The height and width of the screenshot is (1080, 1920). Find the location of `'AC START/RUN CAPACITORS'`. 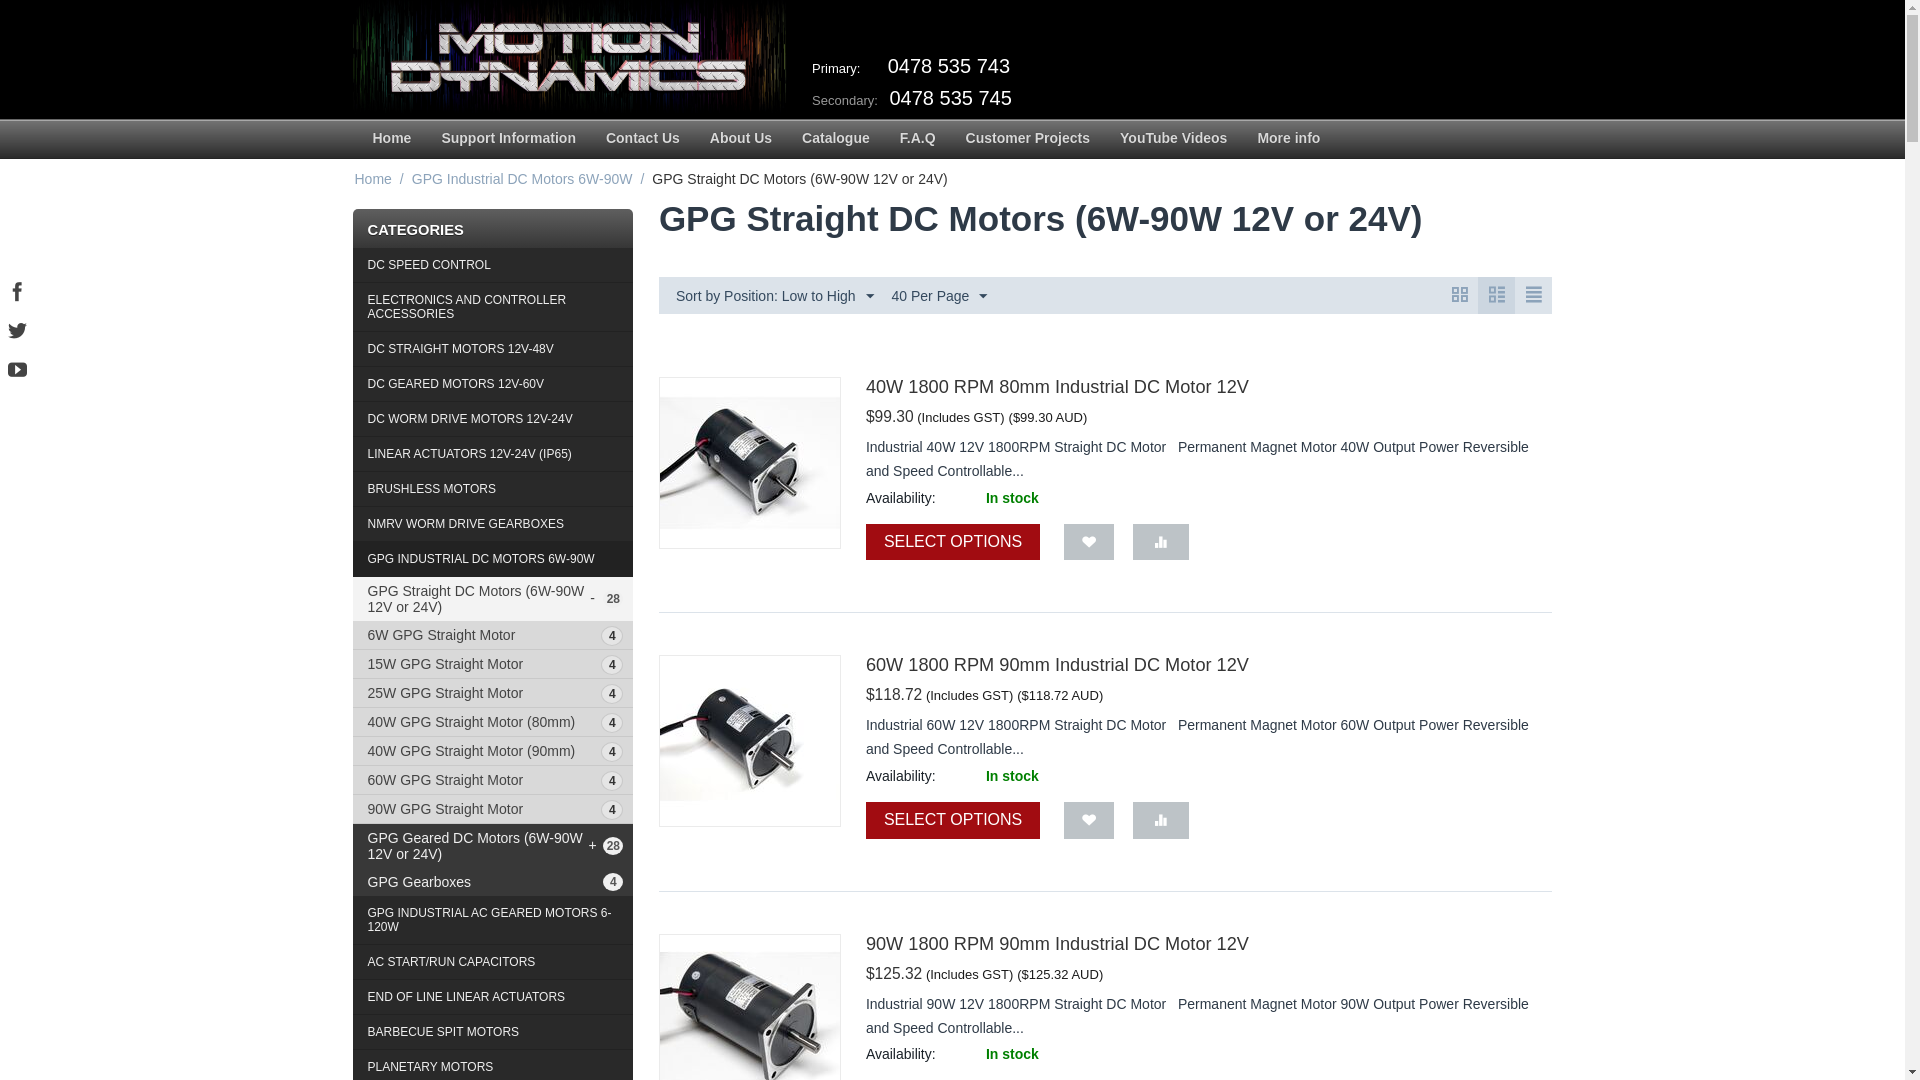

'AC START/RUN CAPACITORS' is located at coordinates (492, 961).